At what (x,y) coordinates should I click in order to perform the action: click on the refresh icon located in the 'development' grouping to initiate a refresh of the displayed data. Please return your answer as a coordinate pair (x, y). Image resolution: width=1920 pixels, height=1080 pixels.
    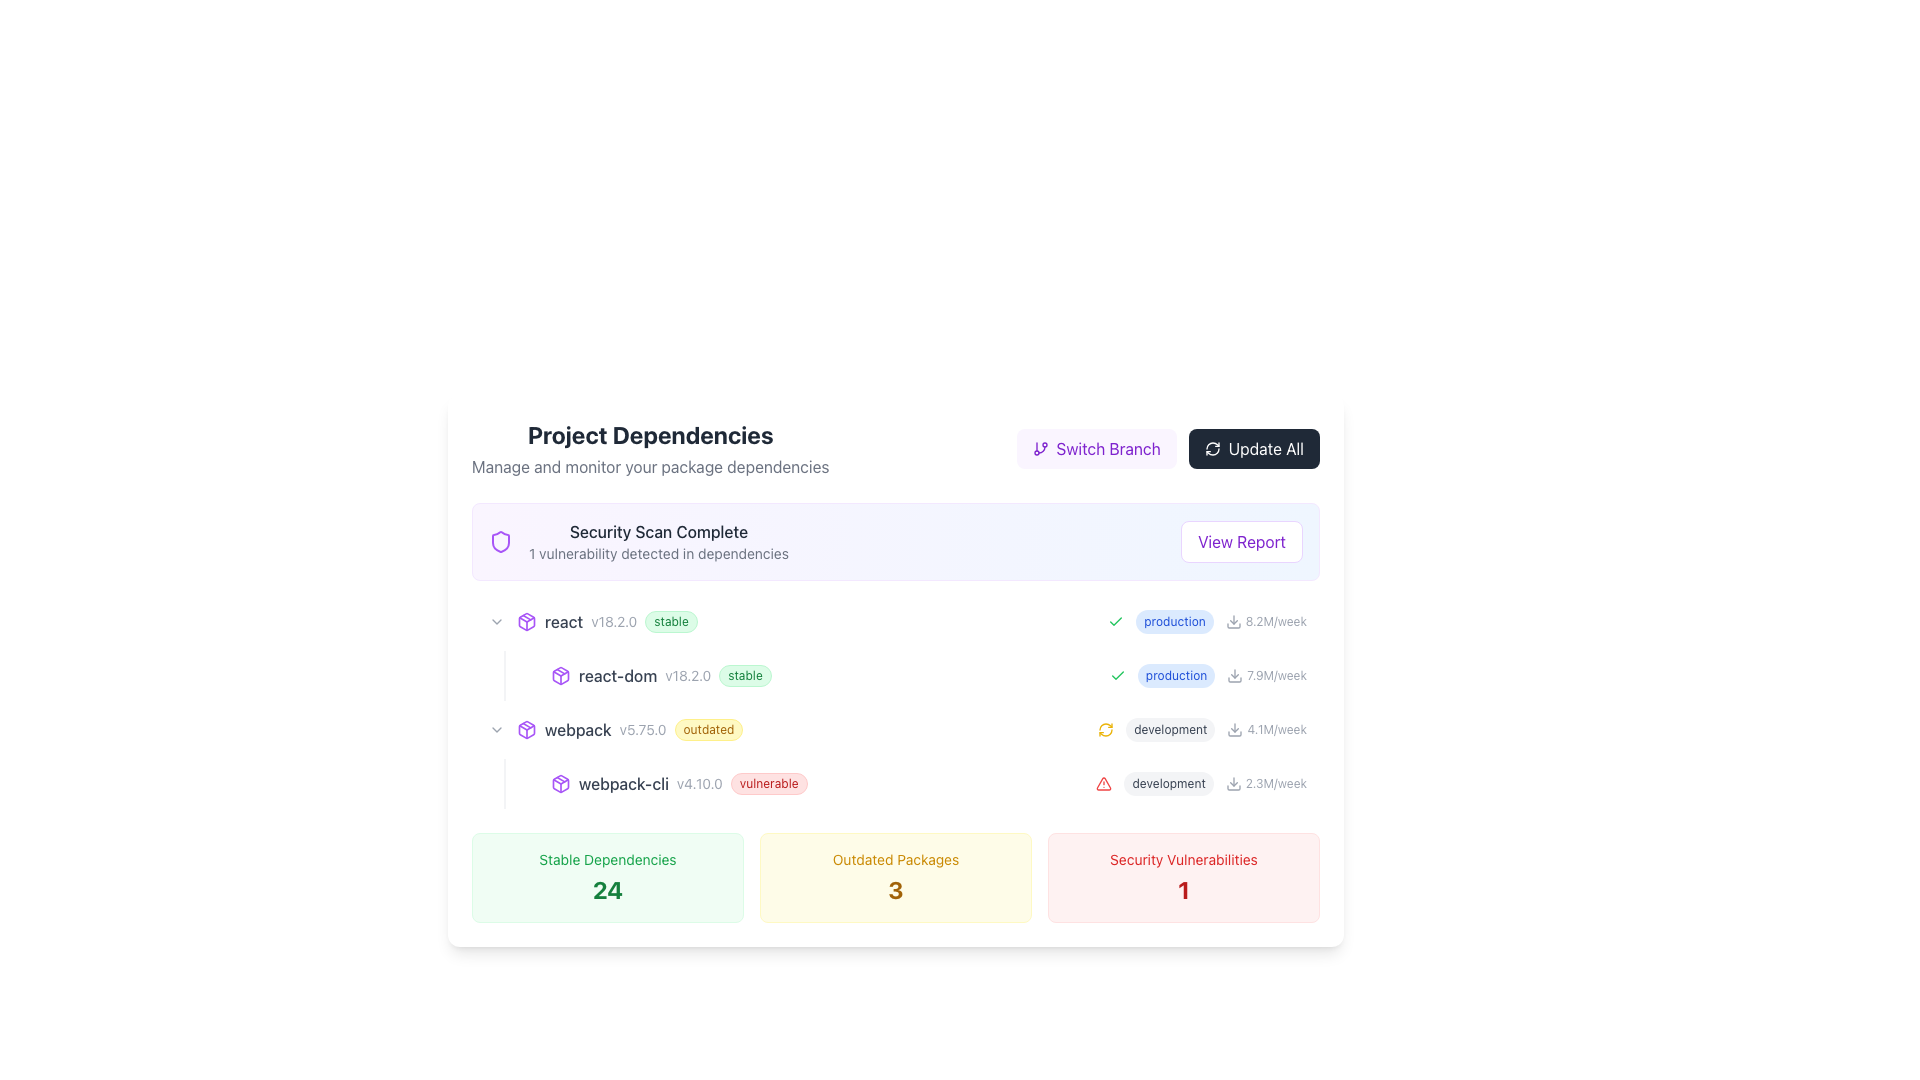
    Looking at the image, I should click on (1104, 729).